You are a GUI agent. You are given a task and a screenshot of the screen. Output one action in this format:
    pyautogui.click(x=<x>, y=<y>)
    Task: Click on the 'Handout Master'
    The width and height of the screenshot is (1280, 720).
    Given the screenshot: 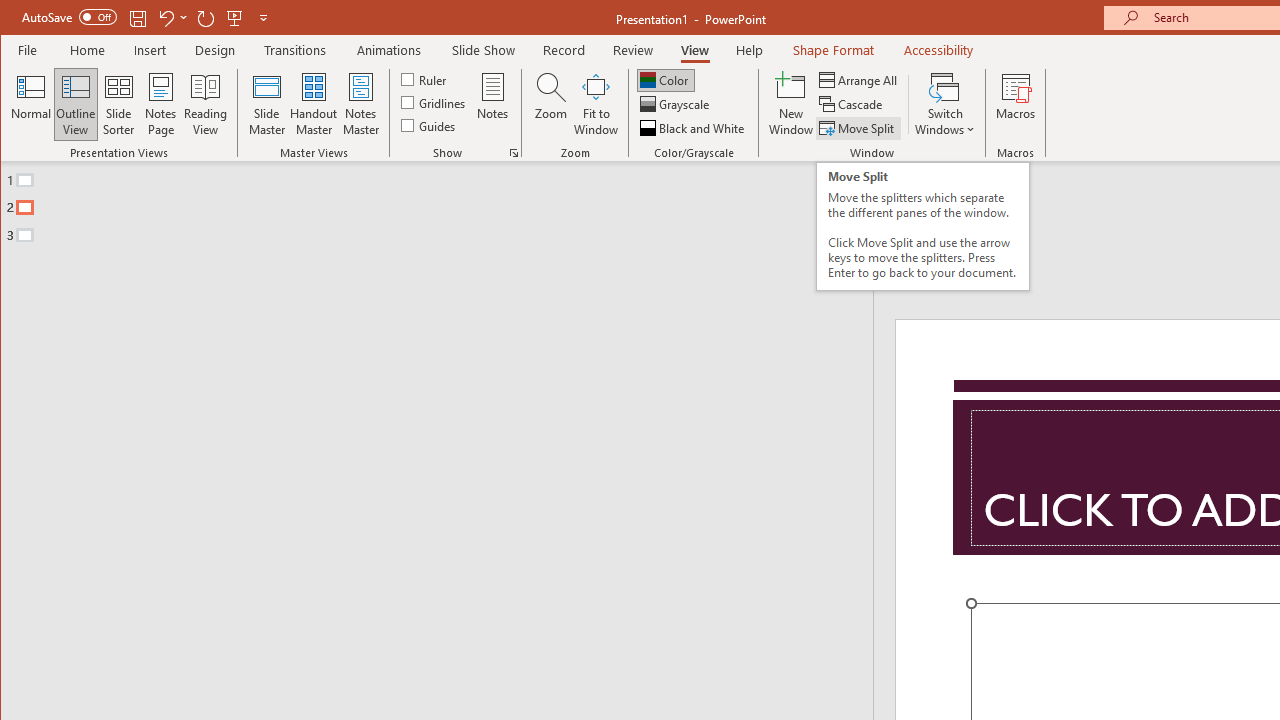 What is the action you would take?
    pyautogui.click(x=313, y=104)
    